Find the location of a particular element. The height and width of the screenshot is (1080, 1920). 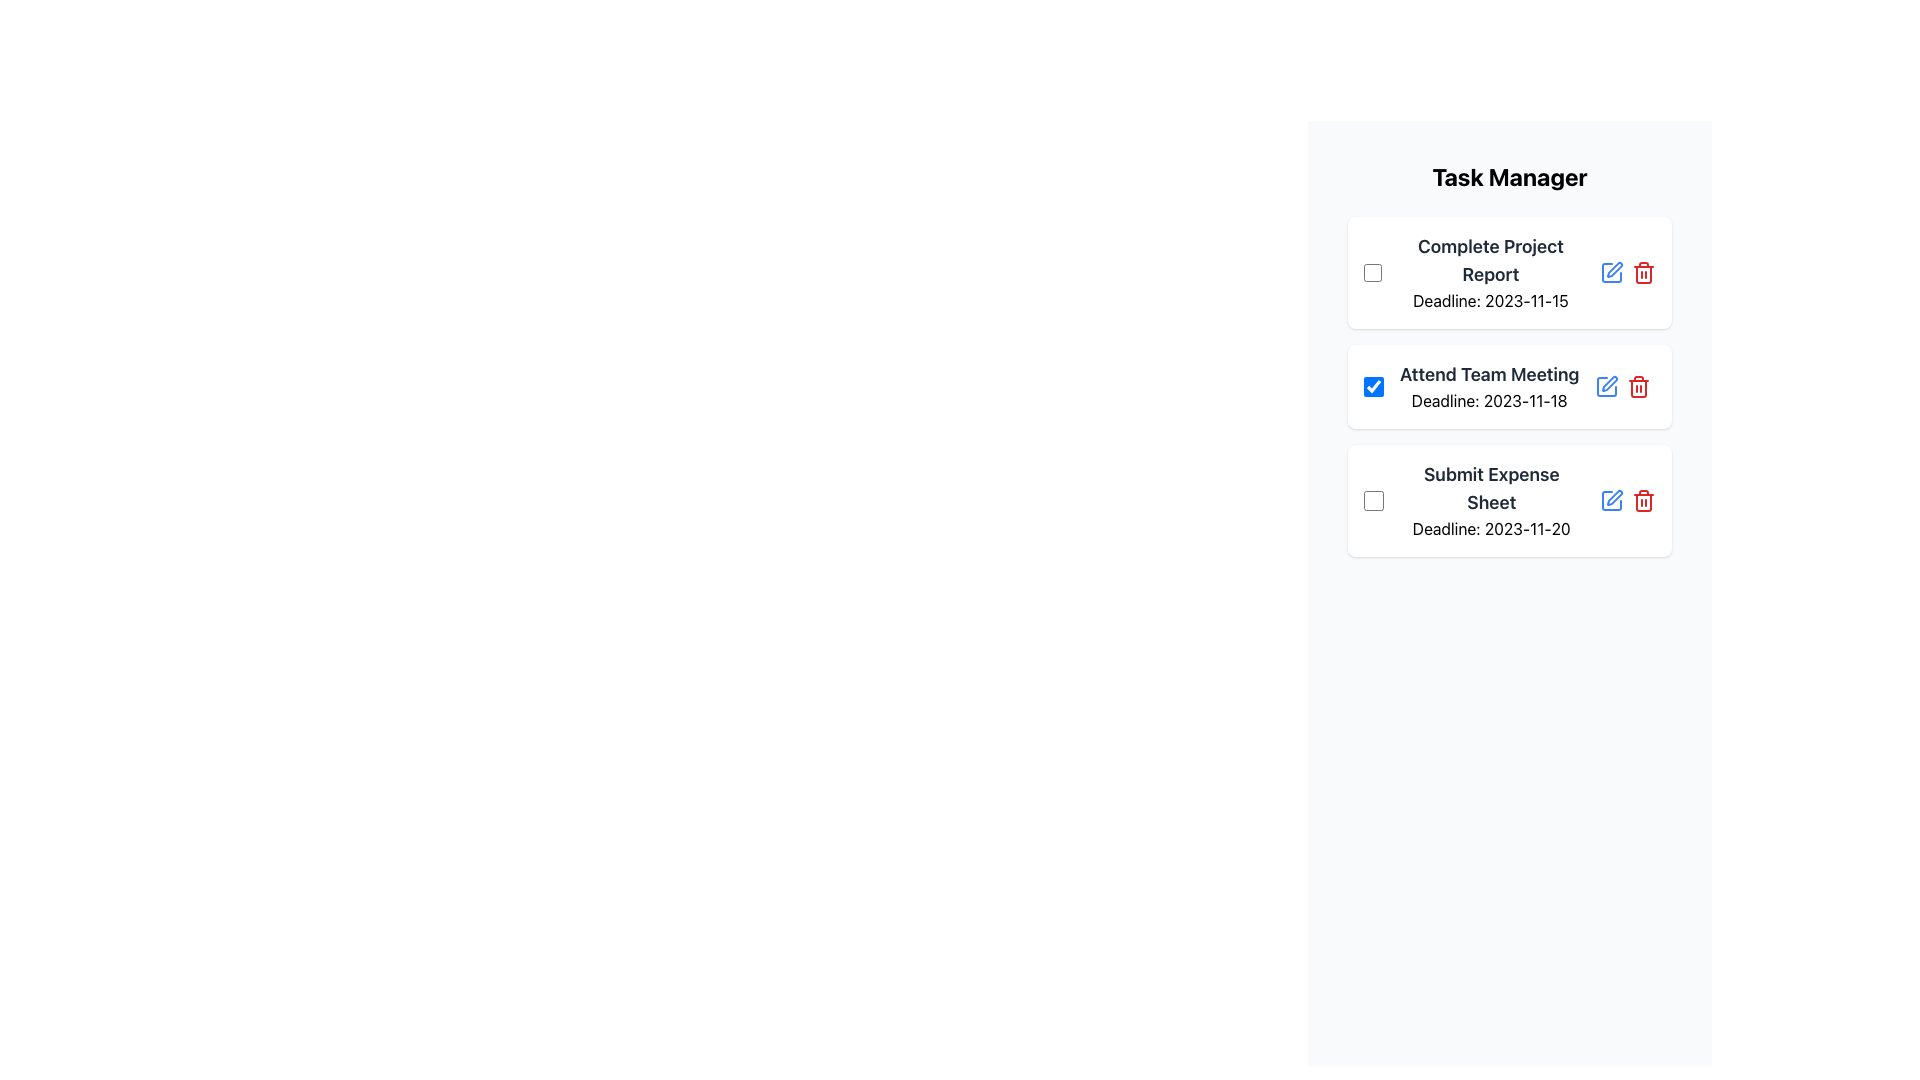

the trash can icon located to the right of the 'Complete Project Report' task is located at coordinates (1627, 273).